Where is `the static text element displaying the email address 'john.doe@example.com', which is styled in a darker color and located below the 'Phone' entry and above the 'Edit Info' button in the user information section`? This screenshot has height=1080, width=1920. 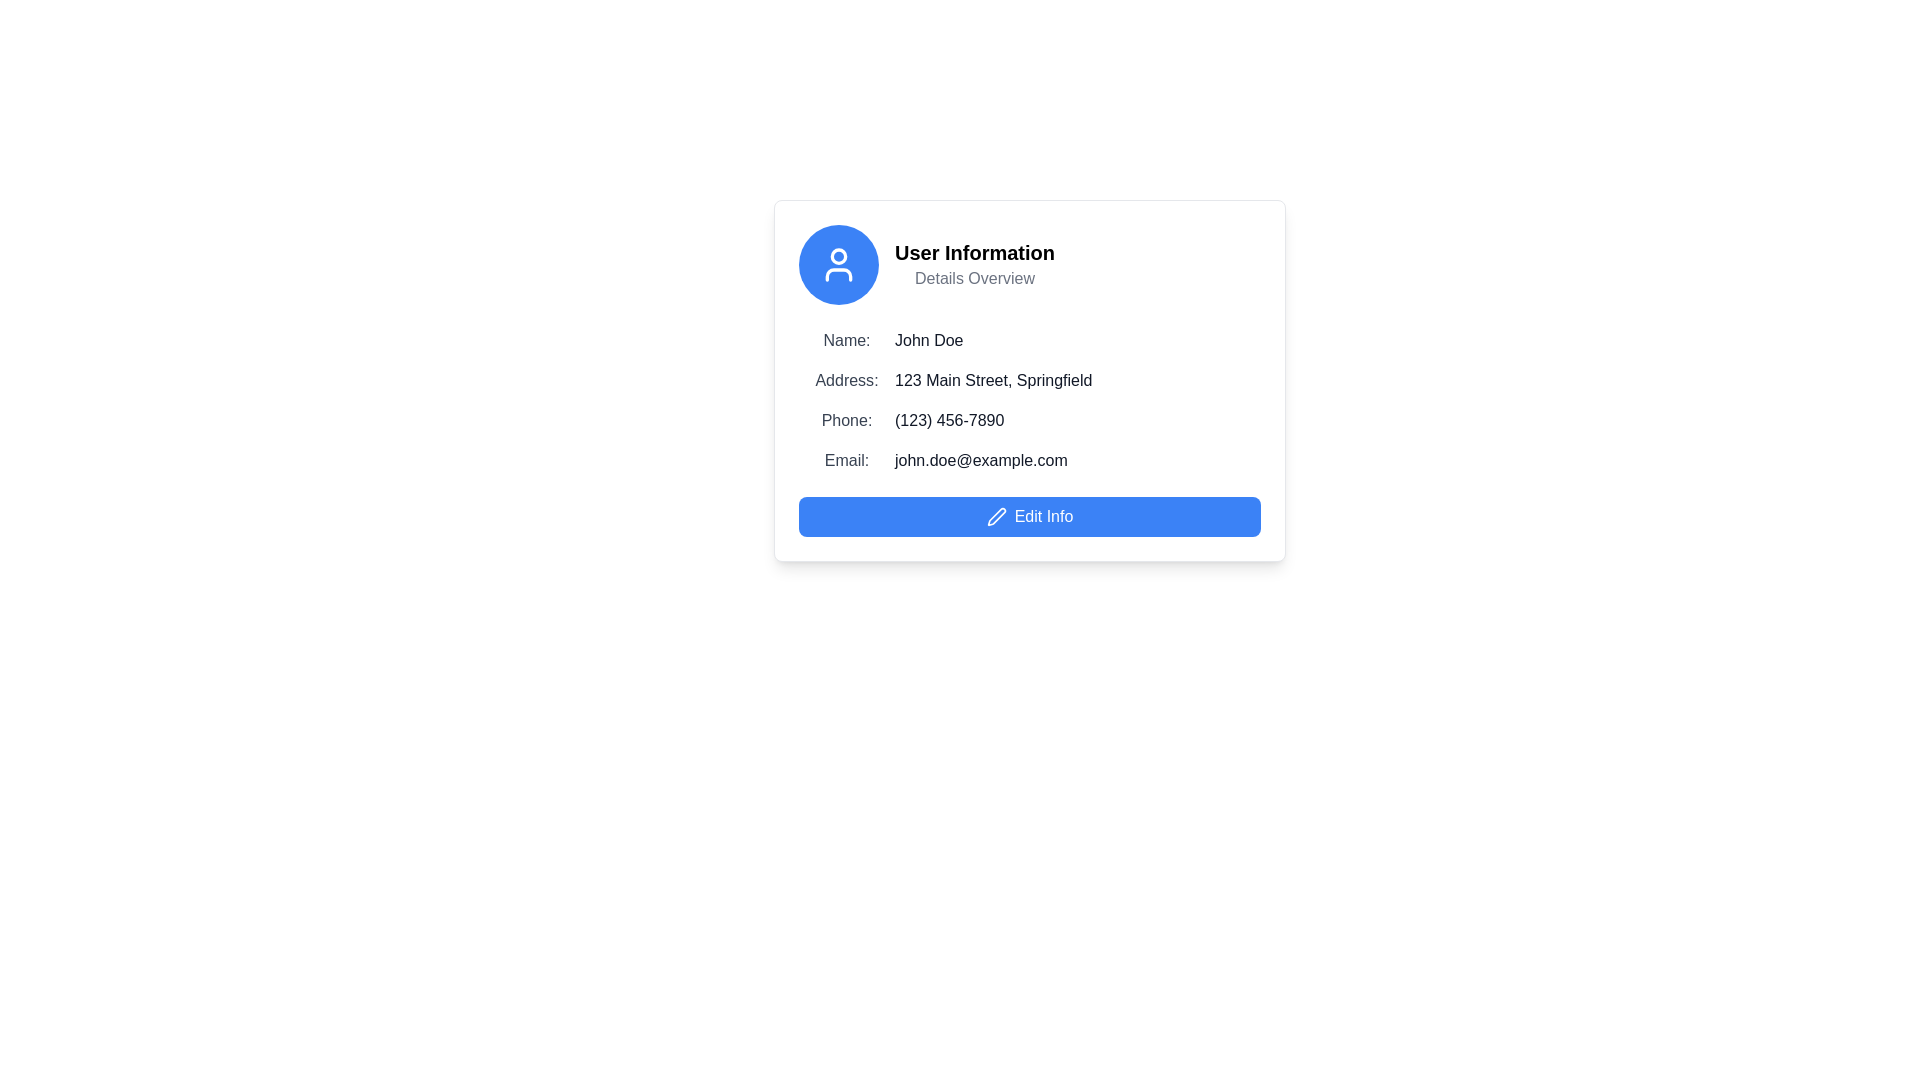
the static text element displaying the email address 'john.doe@example.com', which is styled in a darker color and located below the 'Phone' entry and above the 'Edit Info' button in the user information section is located at coordinates (1030, 461).